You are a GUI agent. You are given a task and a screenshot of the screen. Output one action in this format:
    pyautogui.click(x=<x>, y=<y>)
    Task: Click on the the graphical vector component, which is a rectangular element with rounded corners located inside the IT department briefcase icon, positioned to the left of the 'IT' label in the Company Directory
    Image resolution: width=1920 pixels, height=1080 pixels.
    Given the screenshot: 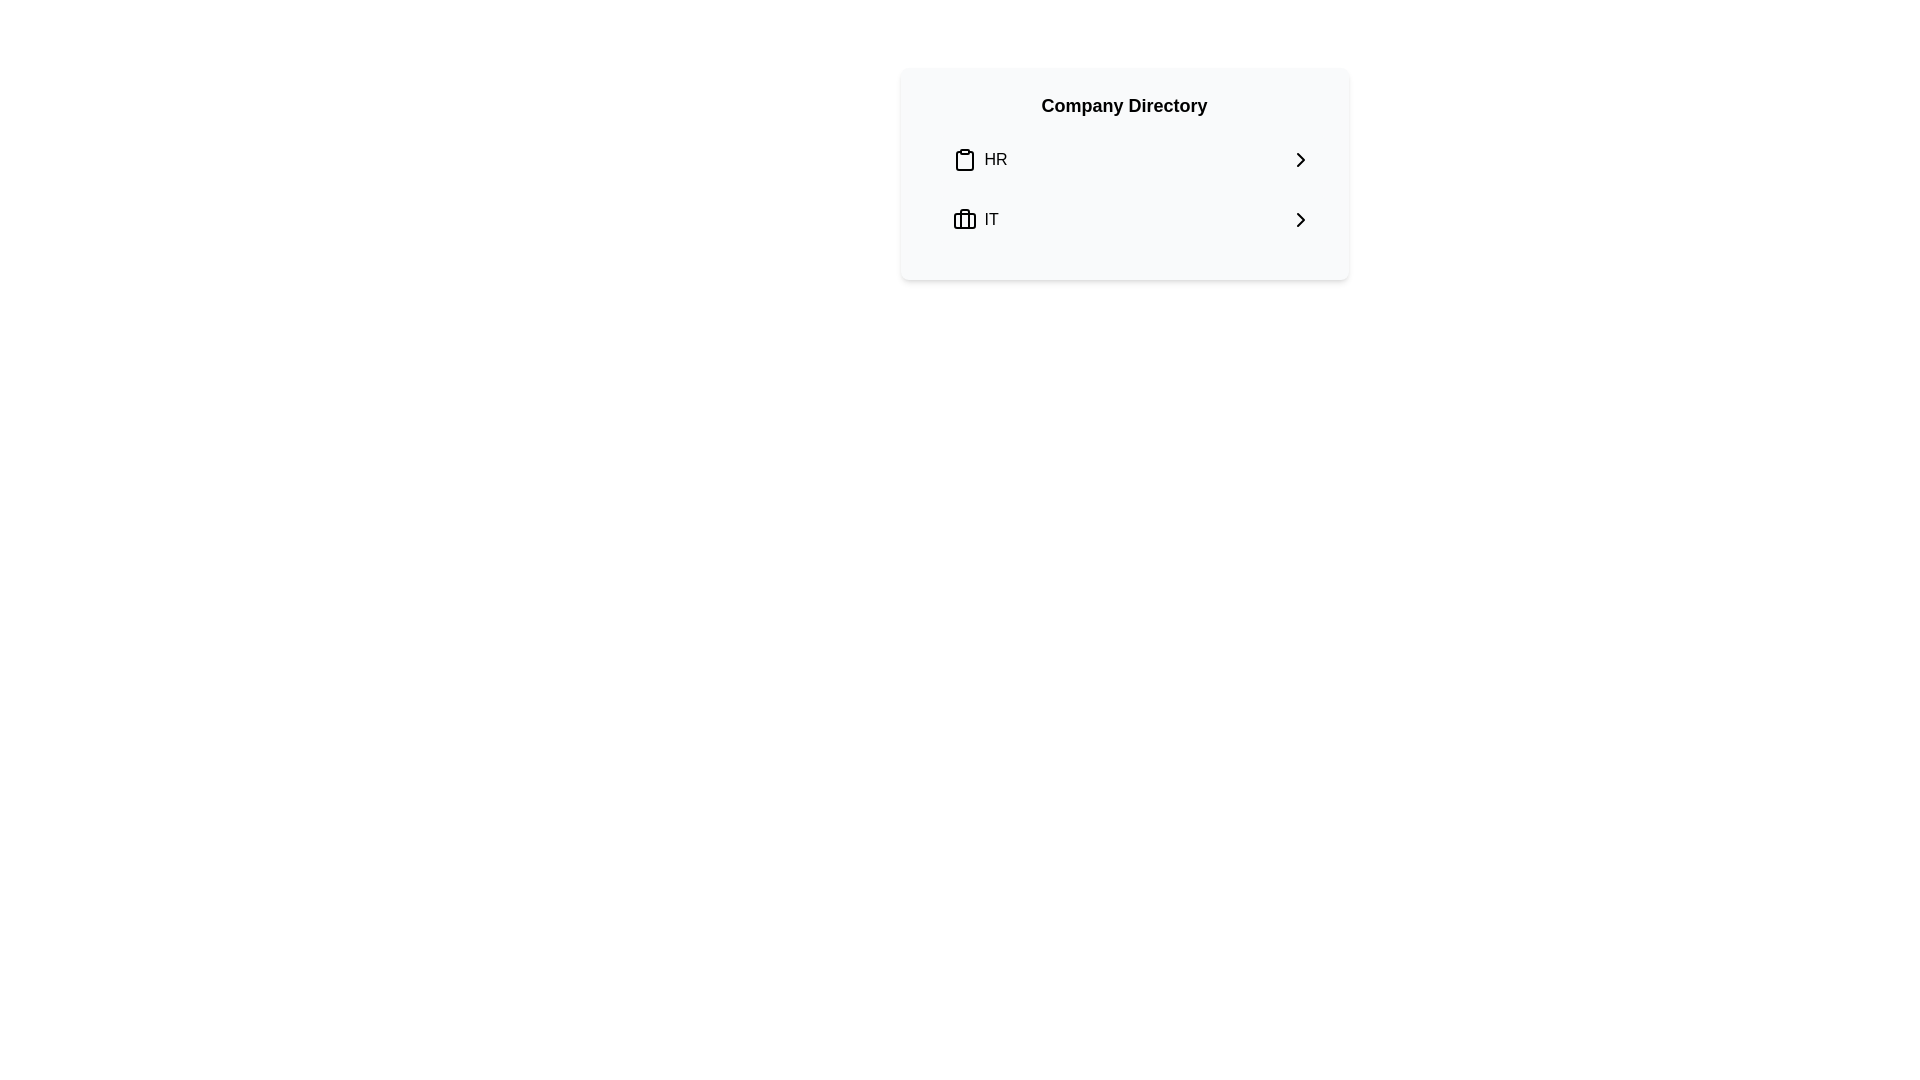 What is the action you would take?
    pyautogui.click(x=964, y=220)
    